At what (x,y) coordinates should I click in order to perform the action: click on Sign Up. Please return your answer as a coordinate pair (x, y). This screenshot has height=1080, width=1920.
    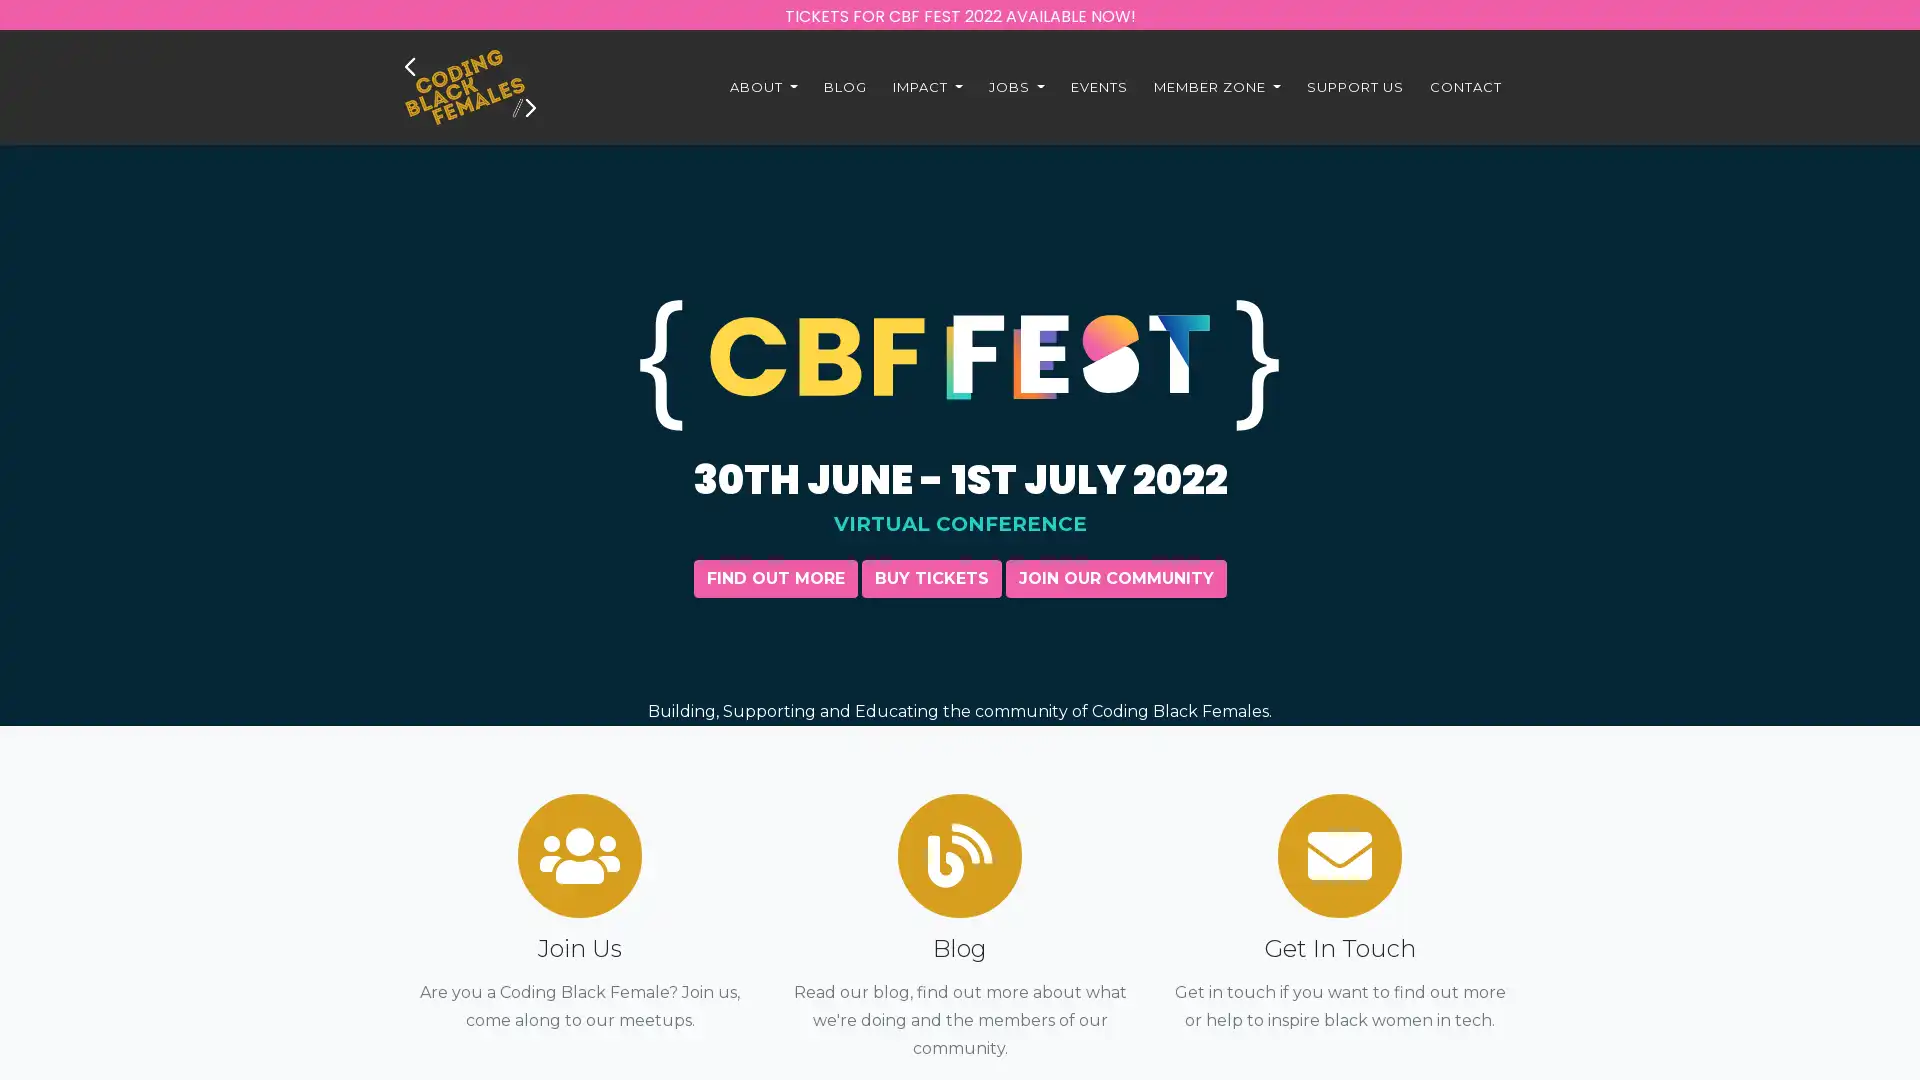
    Looking at the image, I should click on (960, 877).